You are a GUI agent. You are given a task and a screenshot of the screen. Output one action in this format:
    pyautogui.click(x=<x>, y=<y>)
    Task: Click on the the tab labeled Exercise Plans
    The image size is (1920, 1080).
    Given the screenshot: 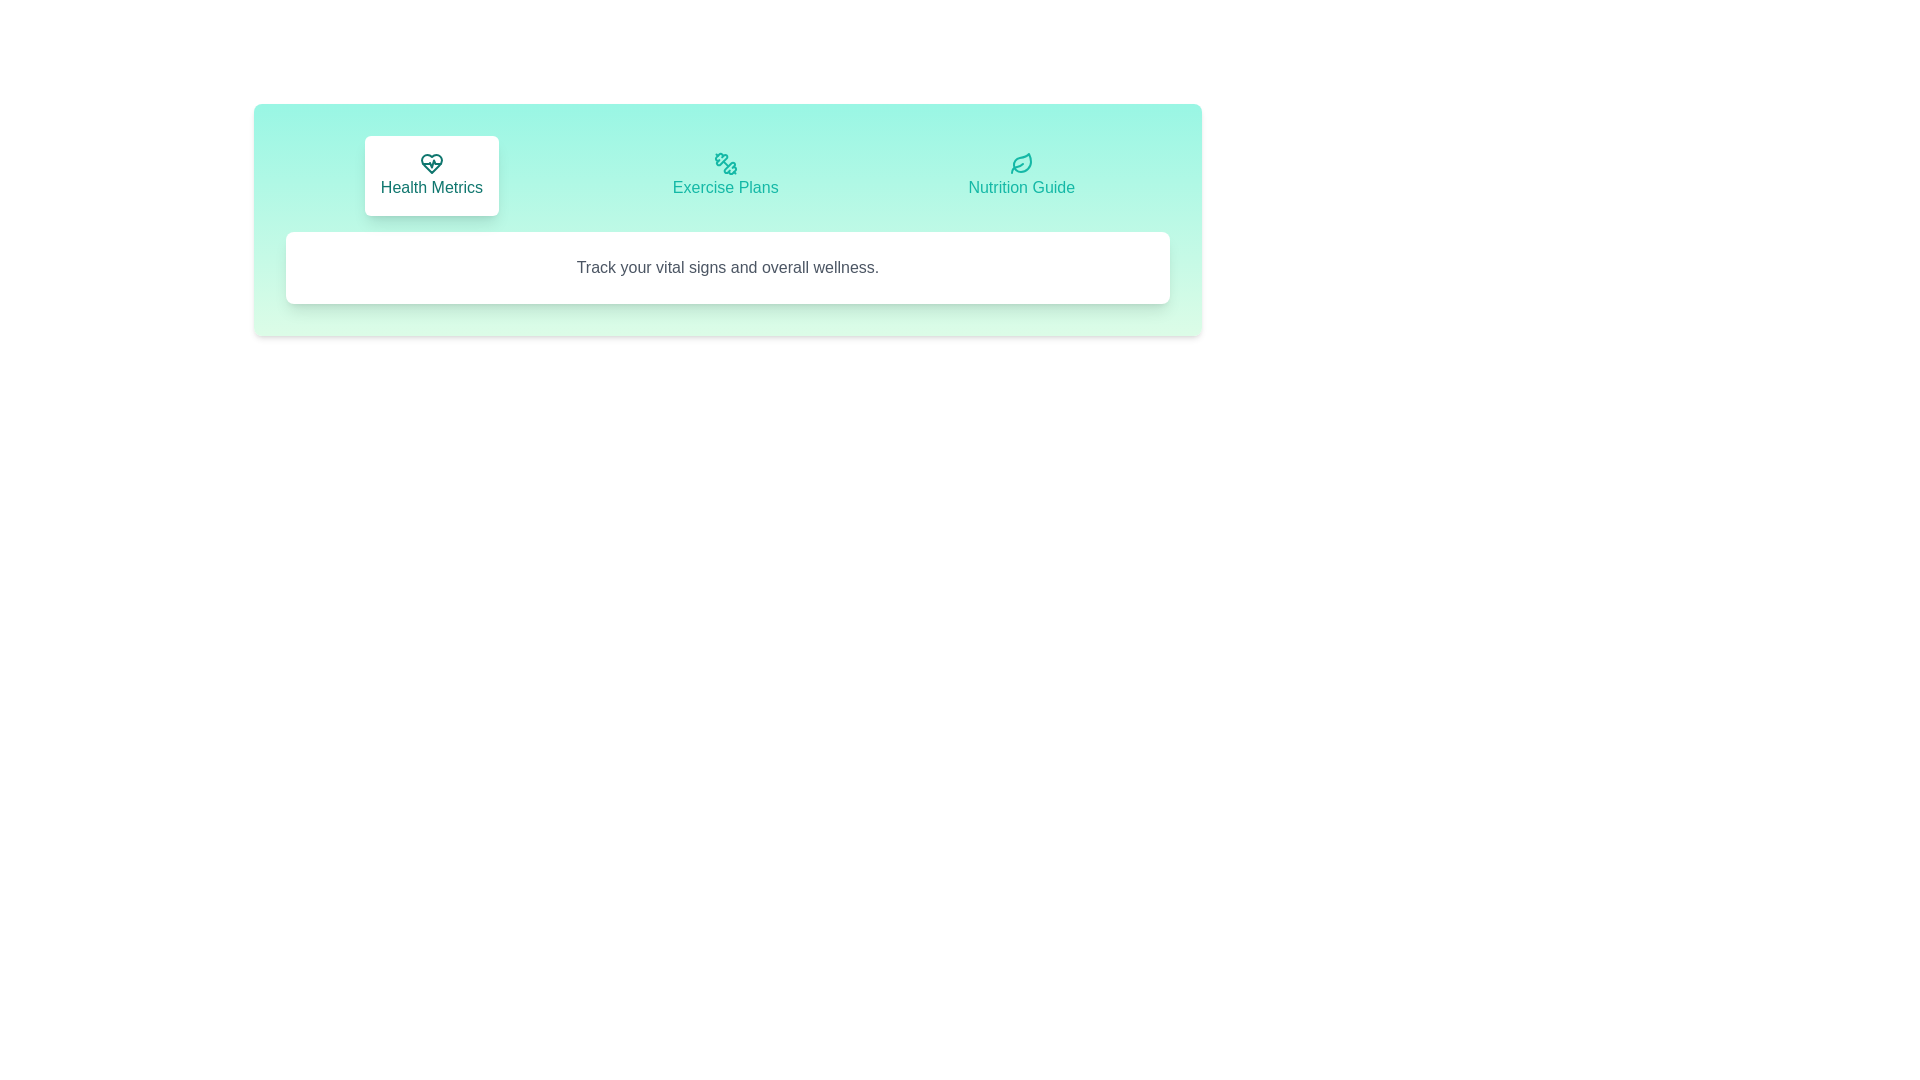 What is the action you would take?
    pyautogui.click(x=724, y=175)
    